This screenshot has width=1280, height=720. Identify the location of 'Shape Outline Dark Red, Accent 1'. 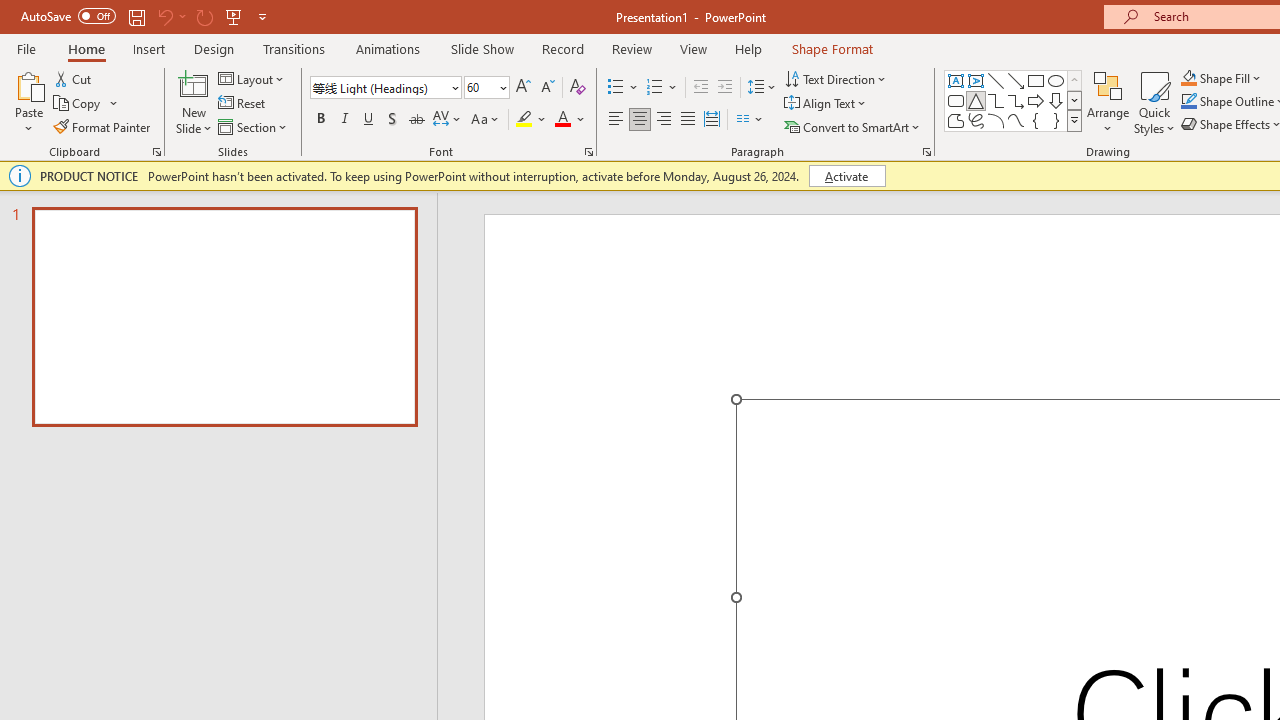
(1189, 101).